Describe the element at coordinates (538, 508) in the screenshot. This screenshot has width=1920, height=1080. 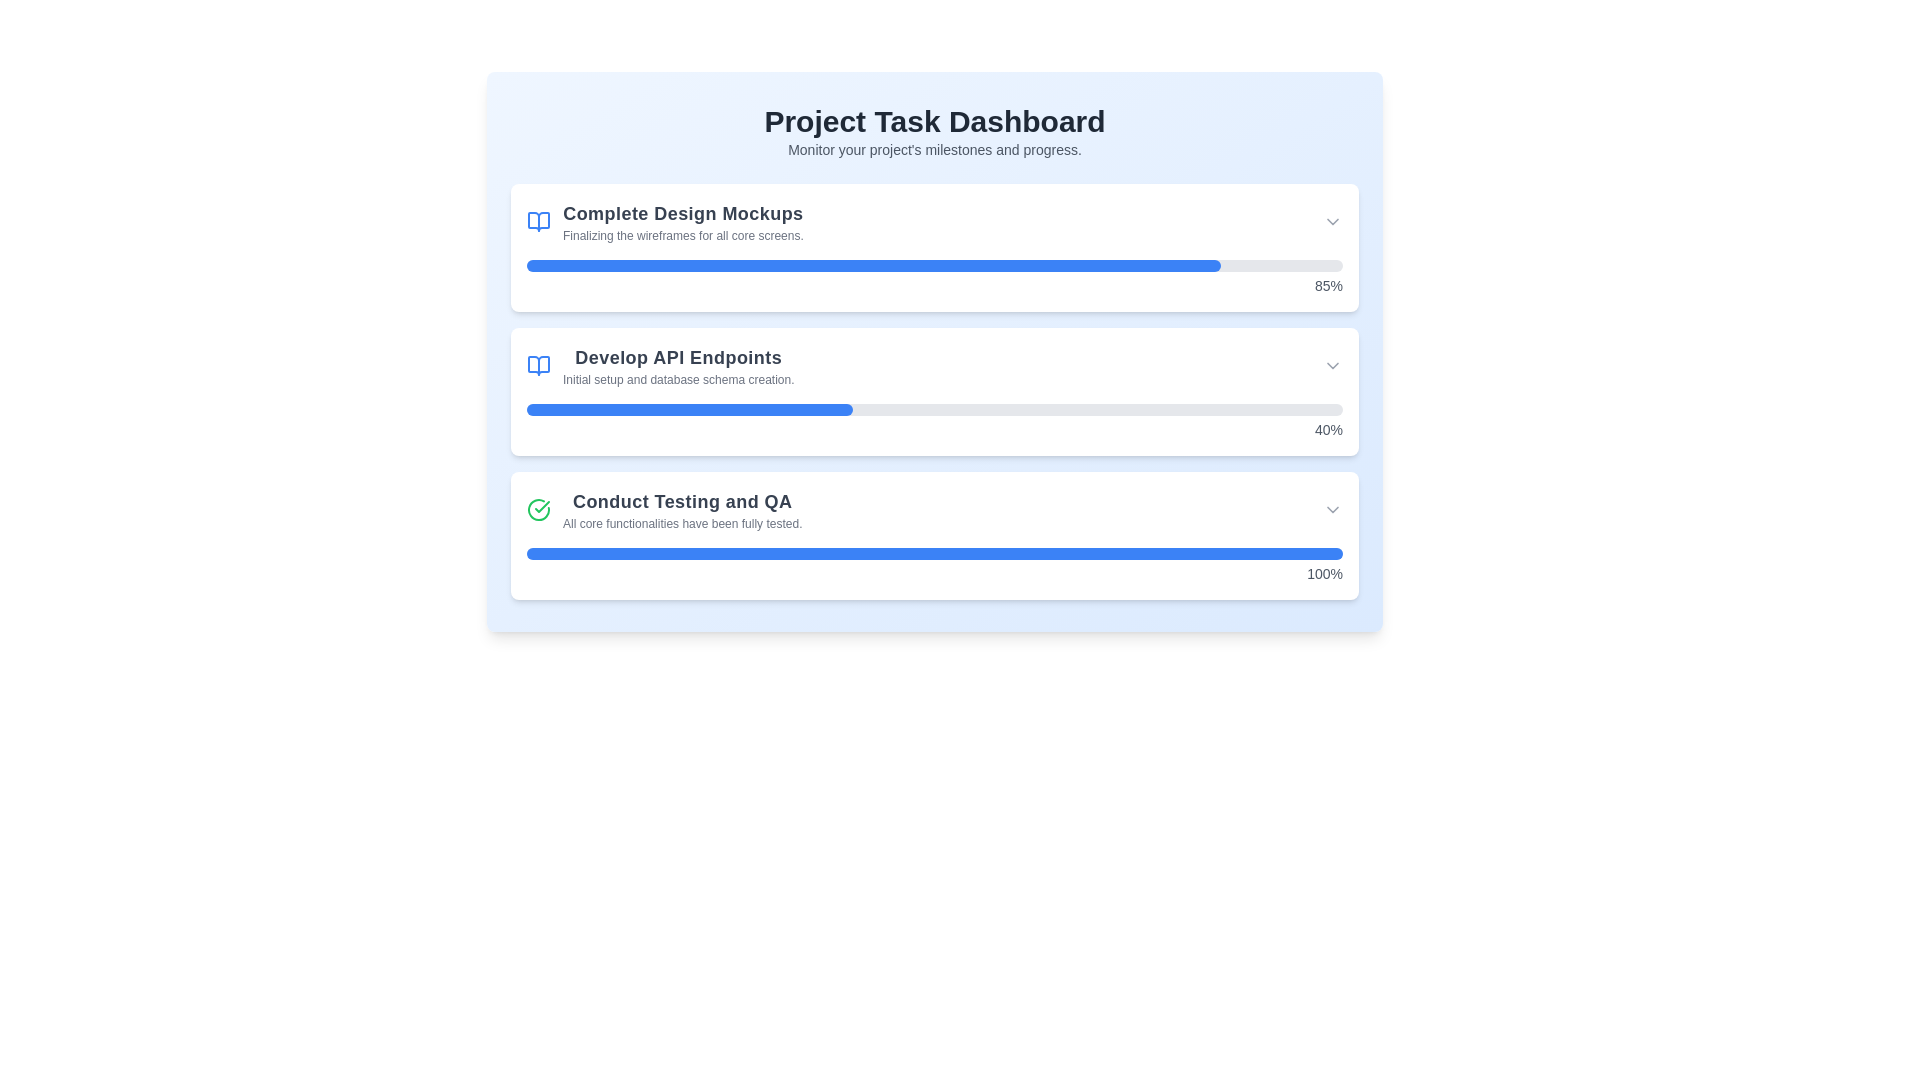
I see `the status icon indicating the completion of the 'Conduct Testing and QA' task, positioned to the left of the task text and progress bar in the third item of the task list` at that location.